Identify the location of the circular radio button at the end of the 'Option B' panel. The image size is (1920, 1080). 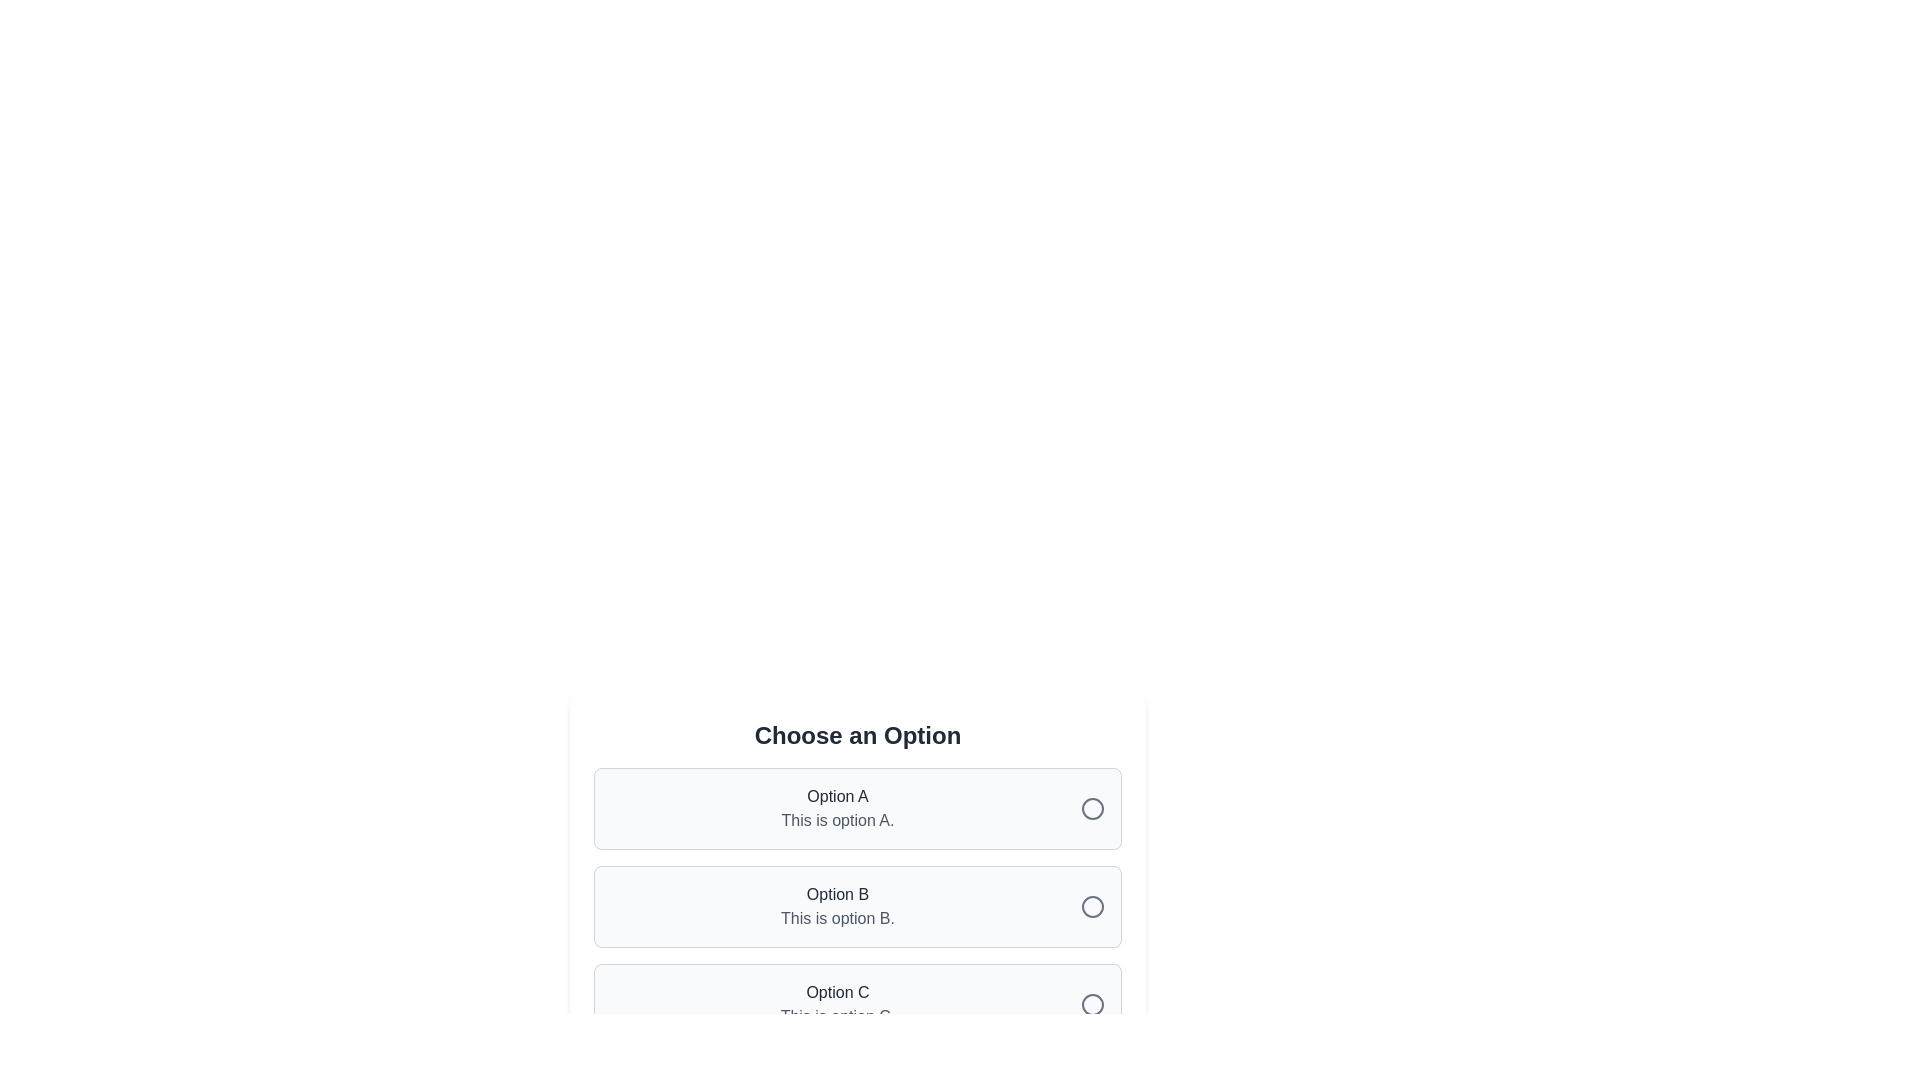
(1092, 906).